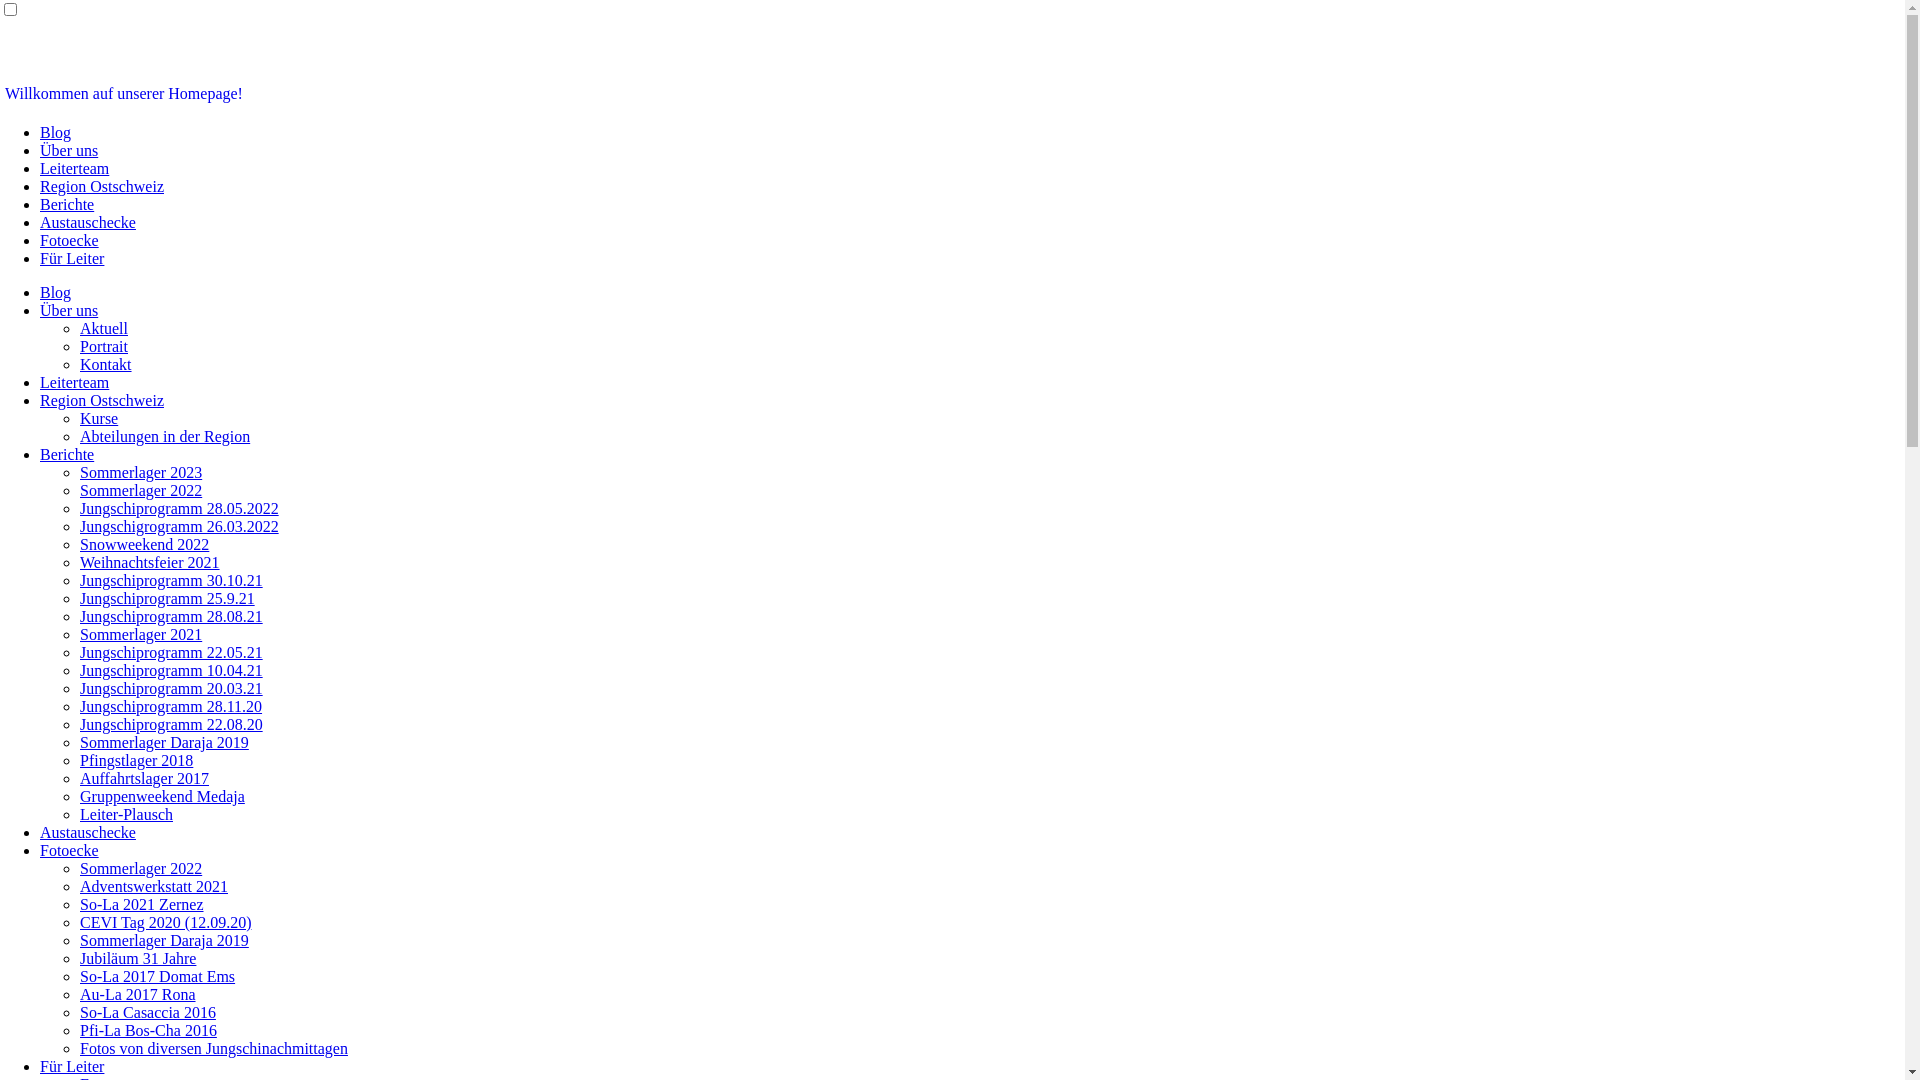 The image size is (1920, 1080). Describe the element at coordinates (167, 597) in the screenshot. I see `'Jungschiprogramm 25.9.21'` at that location.